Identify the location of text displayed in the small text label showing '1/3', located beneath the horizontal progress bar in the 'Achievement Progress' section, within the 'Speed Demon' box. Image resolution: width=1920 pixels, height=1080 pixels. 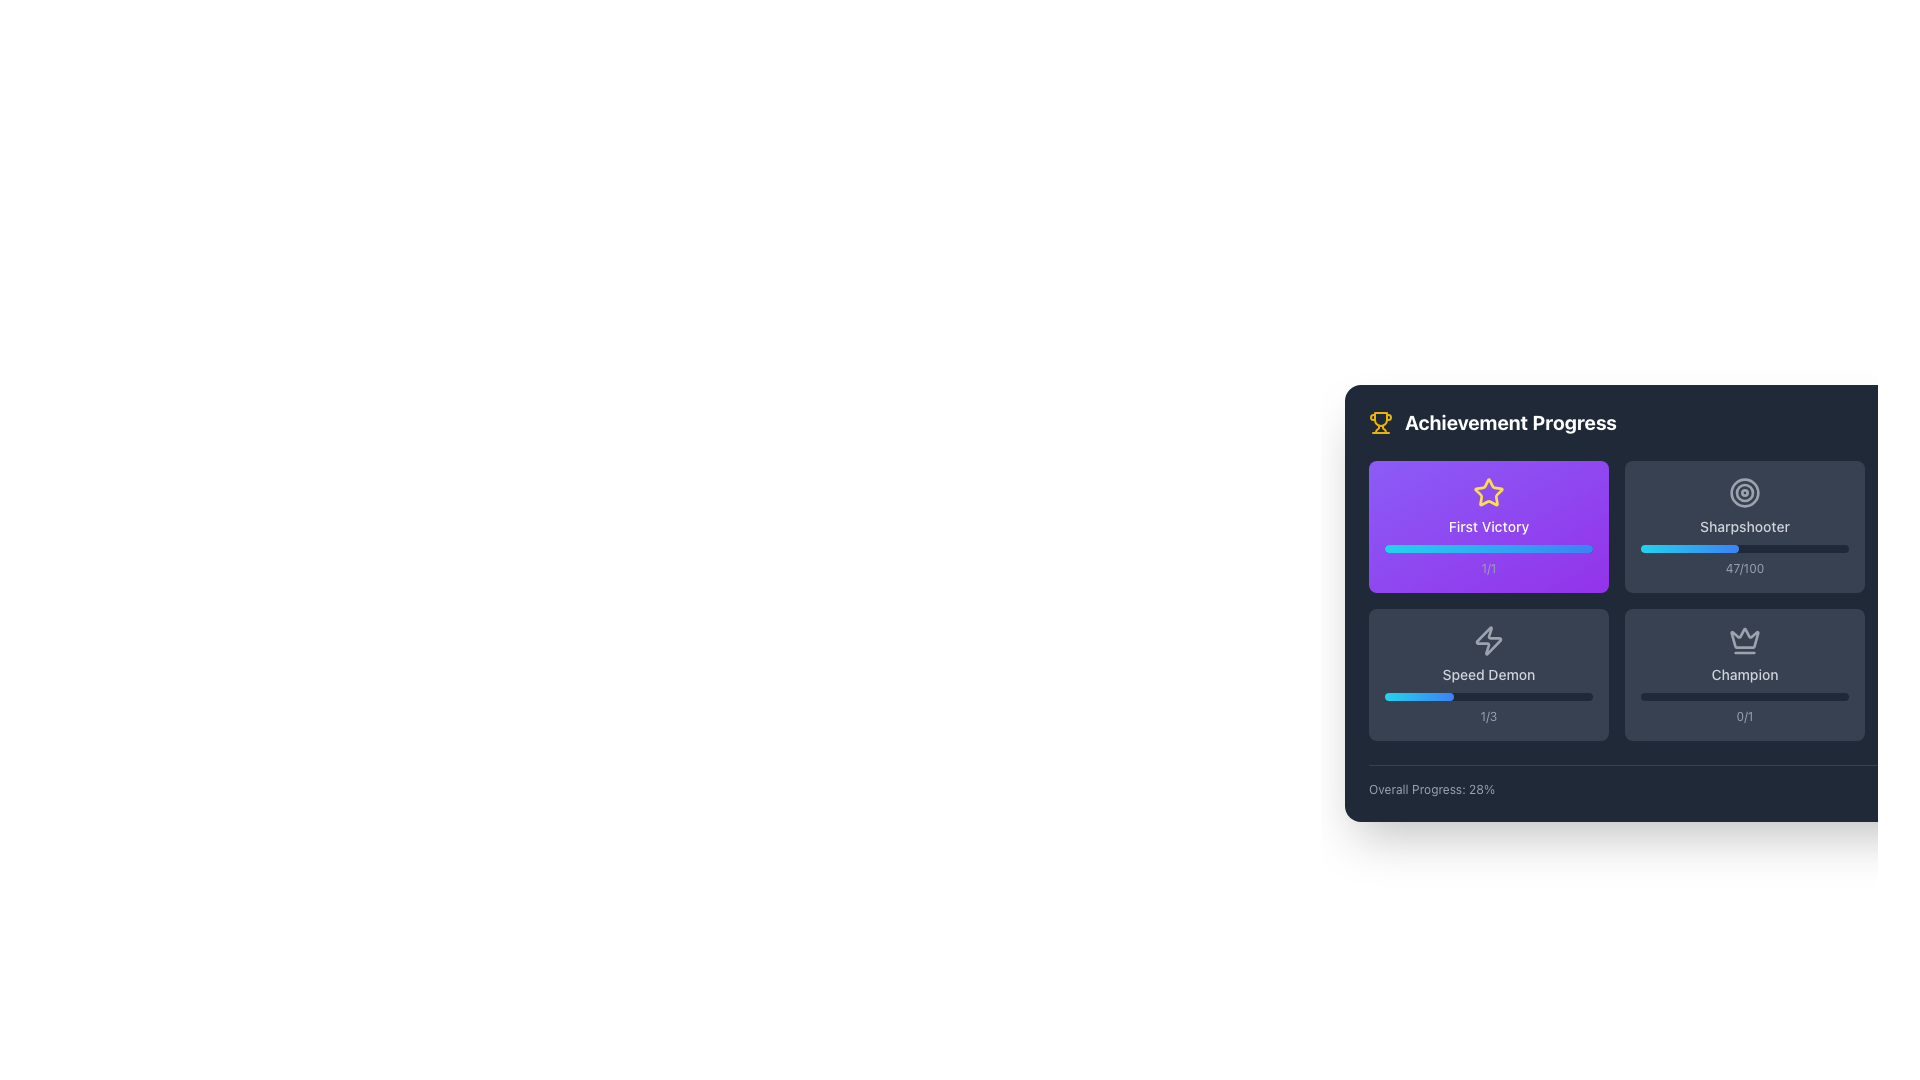
(1488, 716).